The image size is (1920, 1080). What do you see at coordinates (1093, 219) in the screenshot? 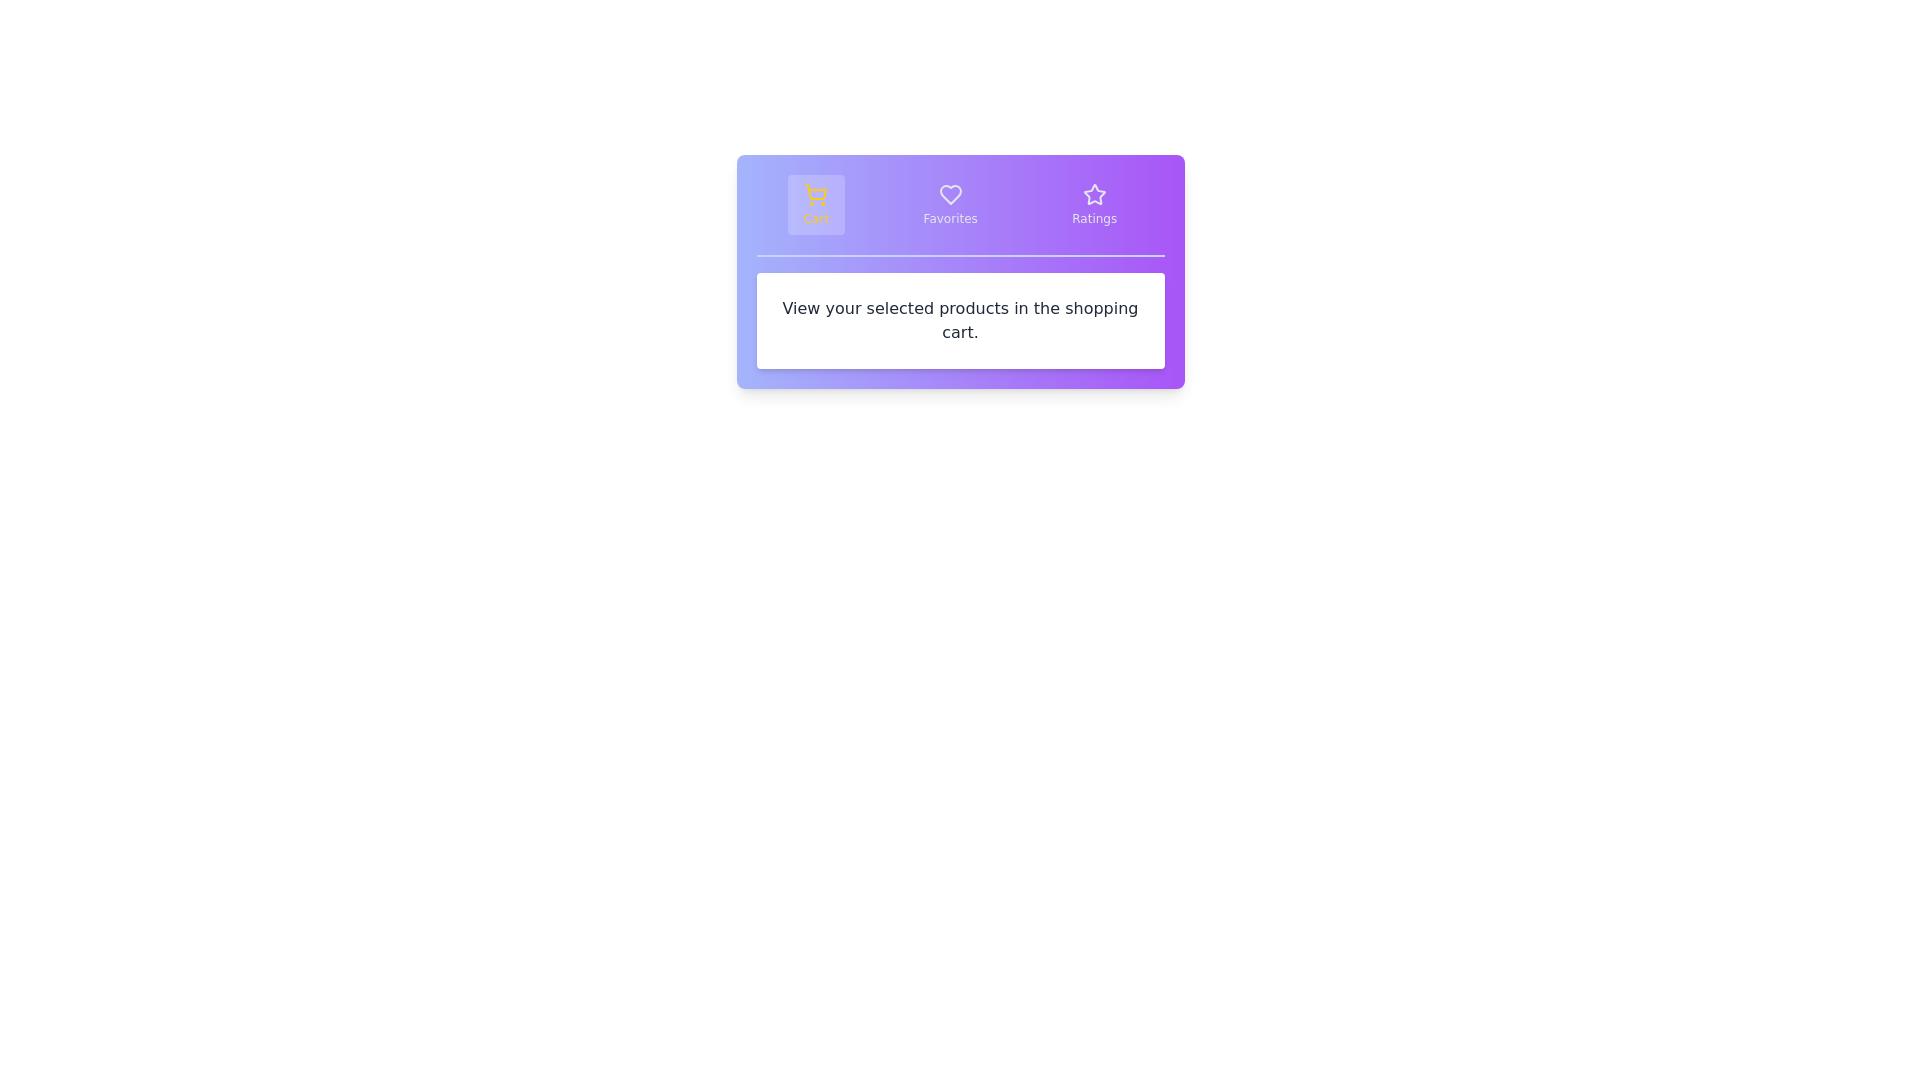
I see `text label 'Ratings' located in the third section of the horizontal navigation bar, positioned below a star icon and on the far right, styled with a small font size and medium weight against a purple background` at bounding box center [1093, 219].